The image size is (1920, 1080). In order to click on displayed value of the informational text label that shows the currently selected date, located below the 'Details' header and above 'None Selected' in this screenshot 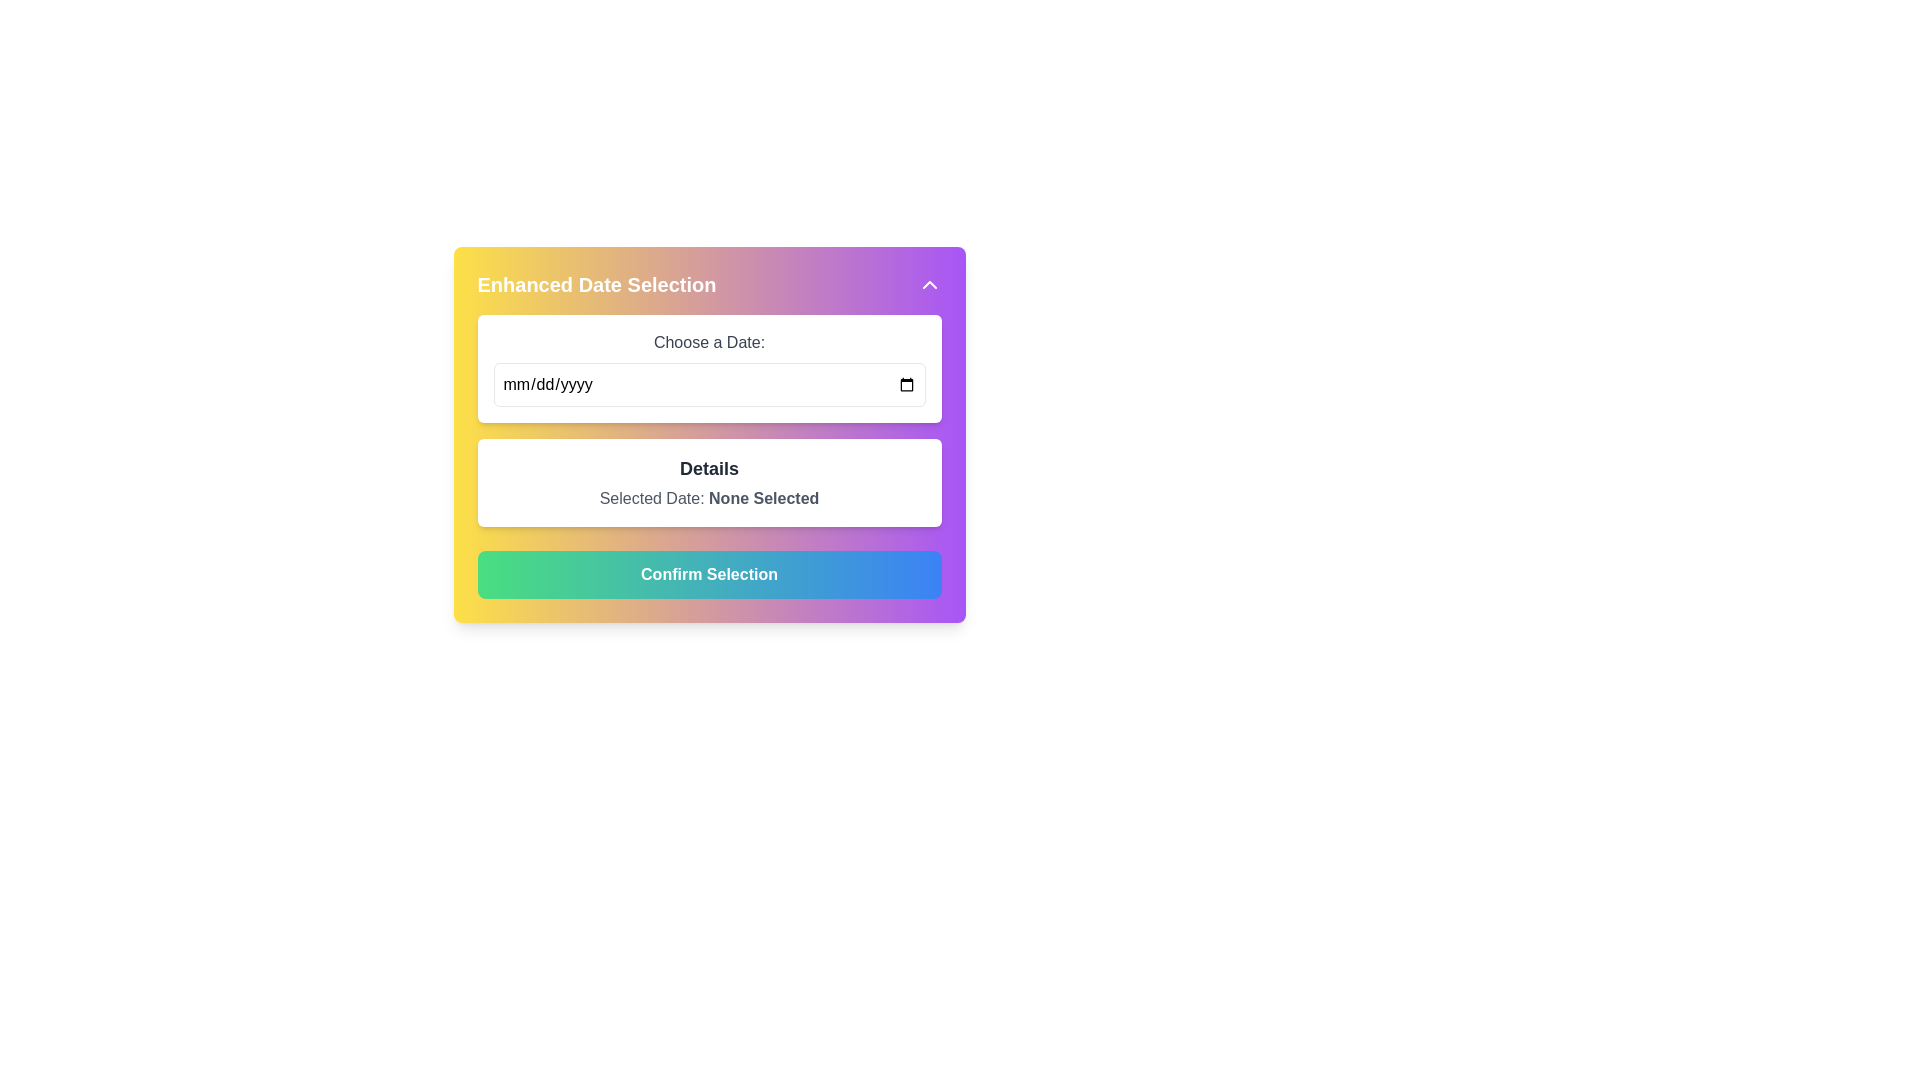, I will do `click(709, 497)`.